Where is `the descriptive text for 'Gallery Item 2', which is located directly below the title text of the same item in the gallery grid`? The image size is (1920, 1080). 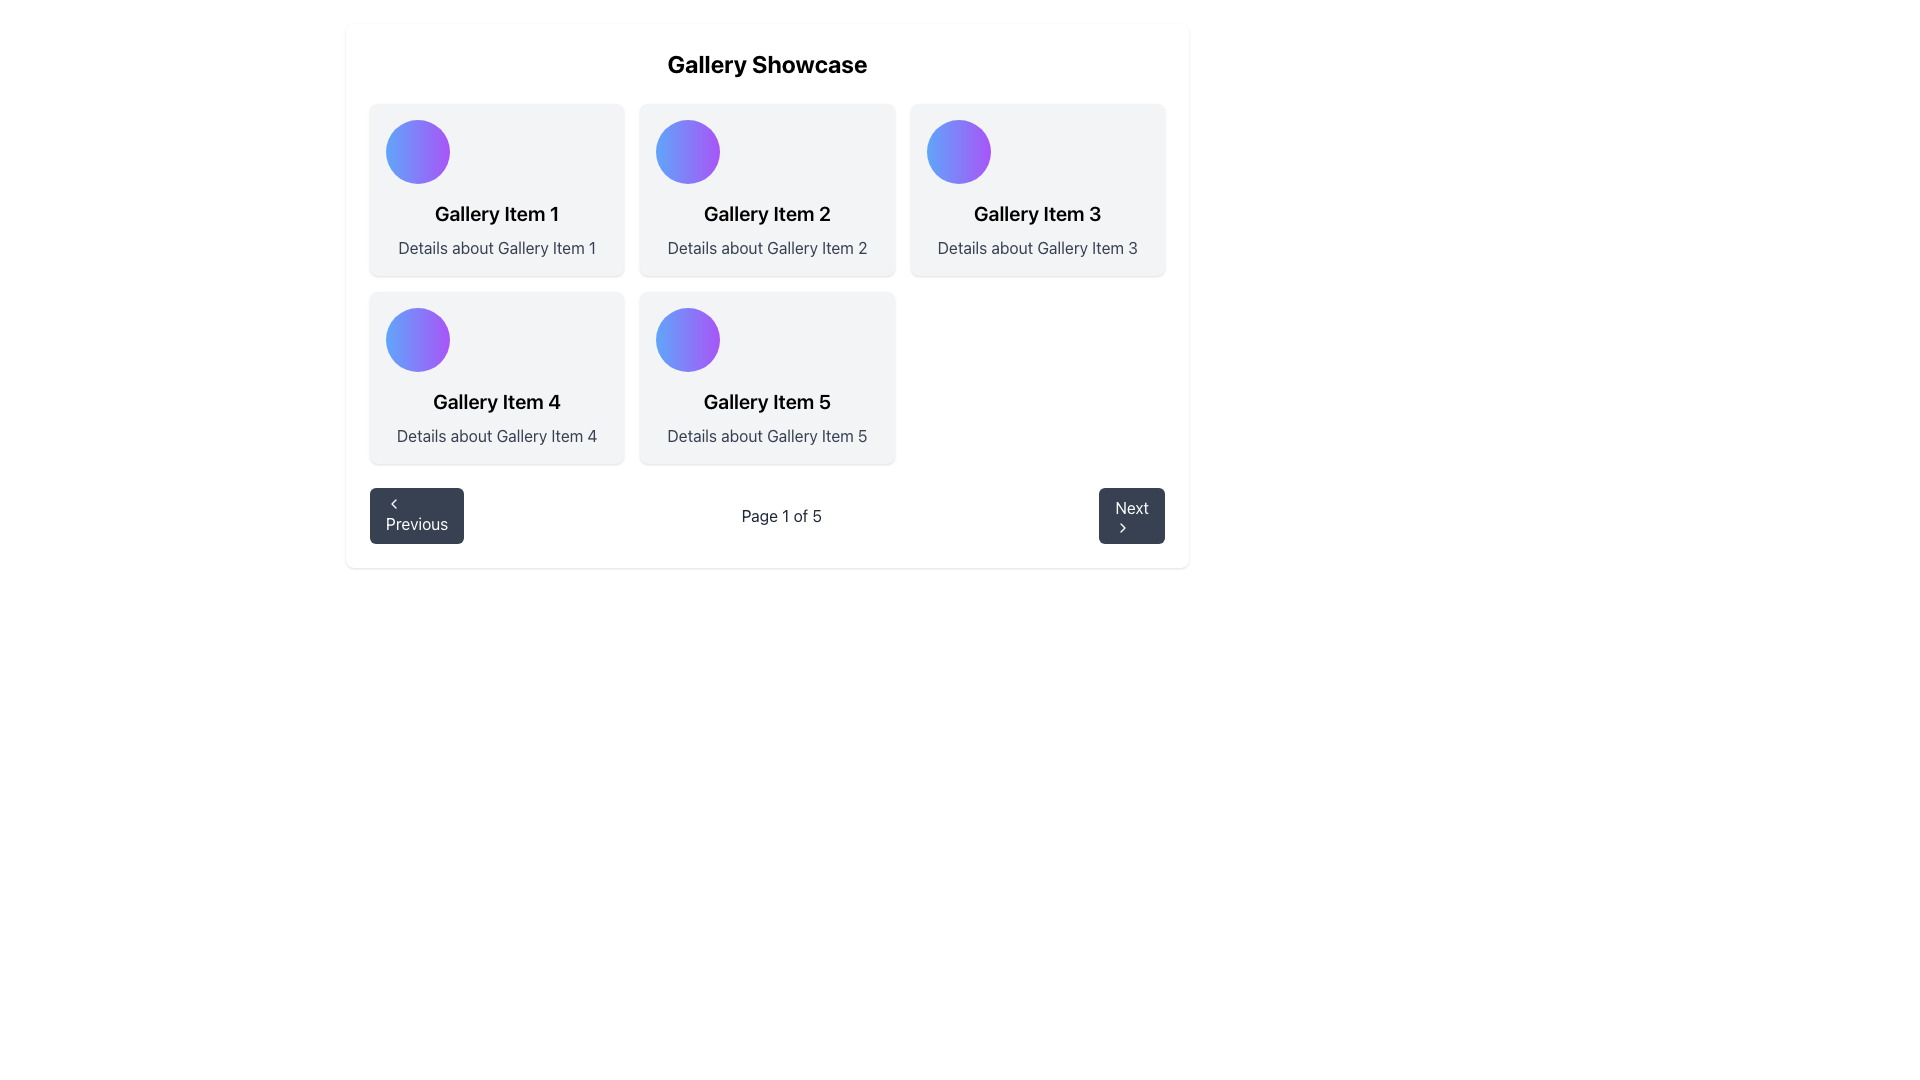 the descriptive text for 'Gallery Item 2', which is located directly below the title text of the same item in the gallery grid is located at coordinates (766, 246).